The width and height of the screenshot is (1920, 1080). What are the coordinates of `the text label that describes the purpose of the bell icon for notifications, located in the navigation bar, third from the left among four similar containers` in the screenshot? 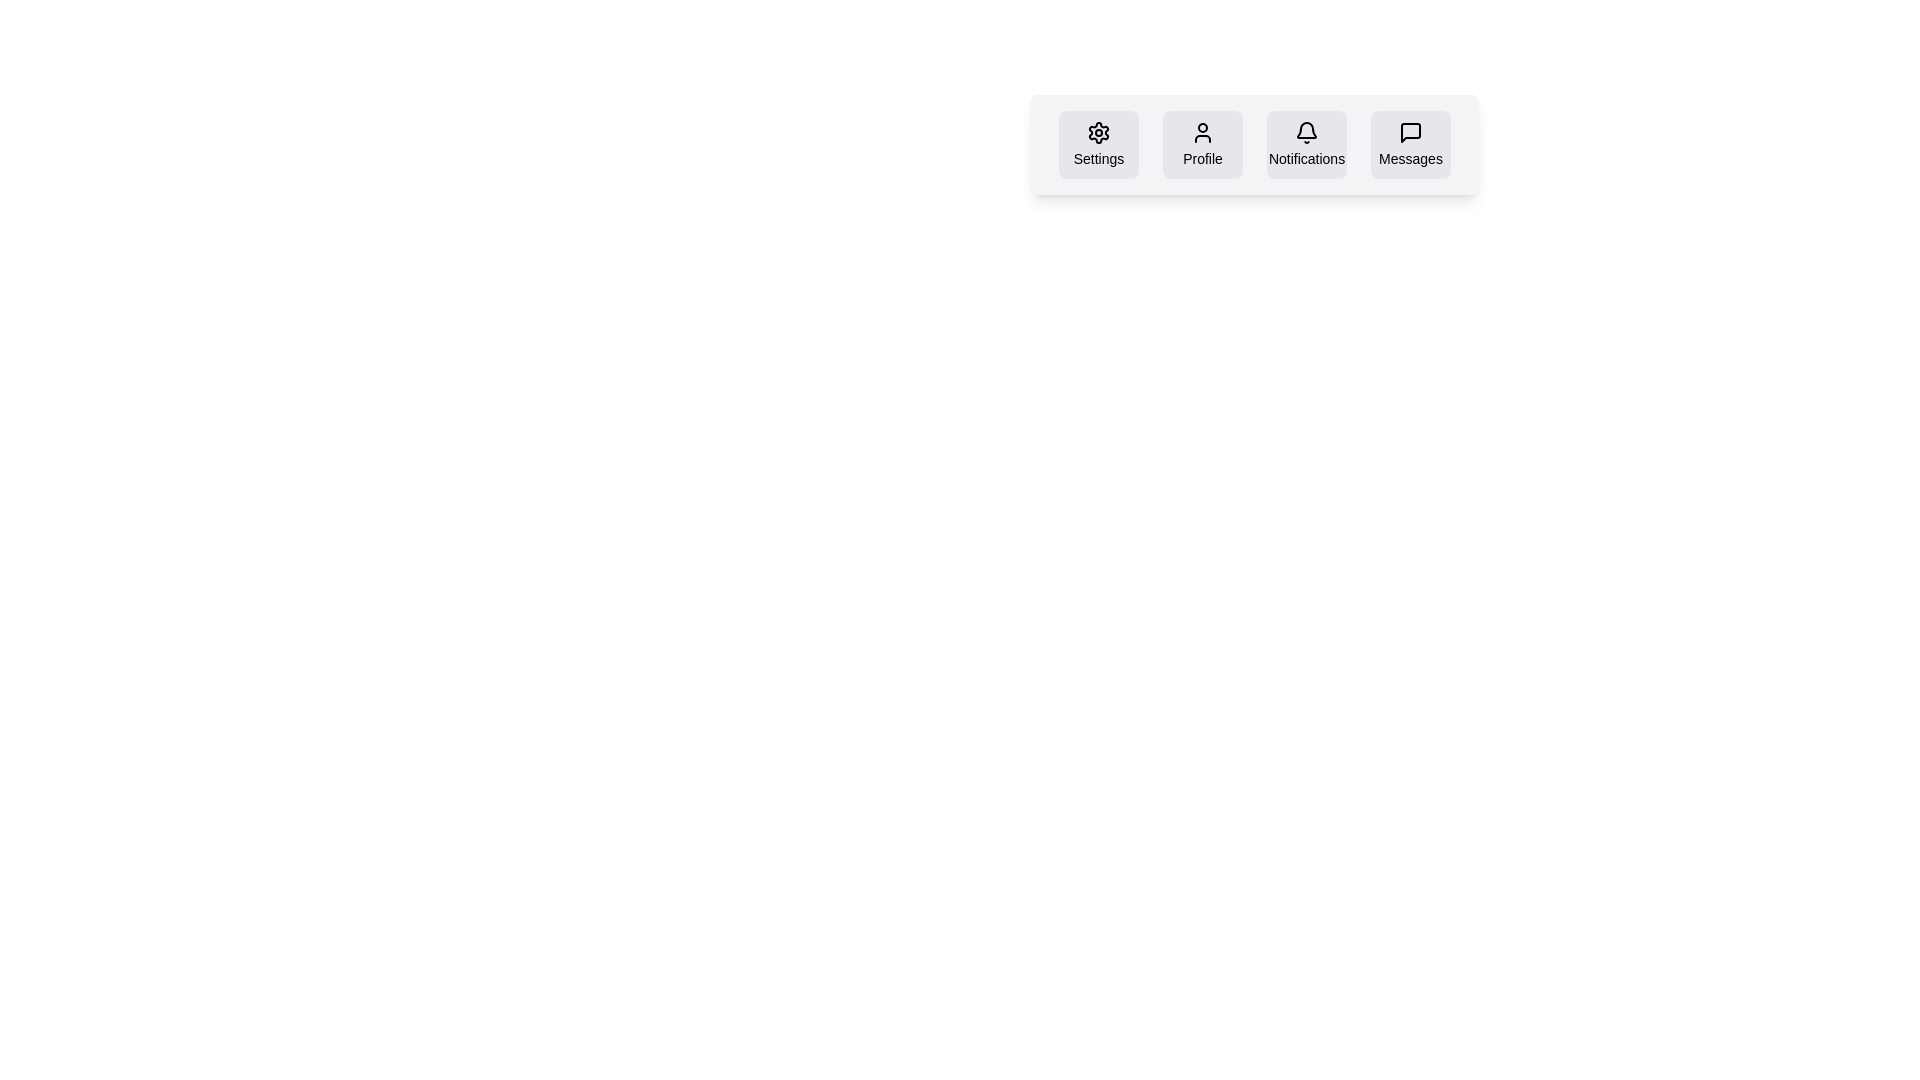 It's located at (1306, 157).